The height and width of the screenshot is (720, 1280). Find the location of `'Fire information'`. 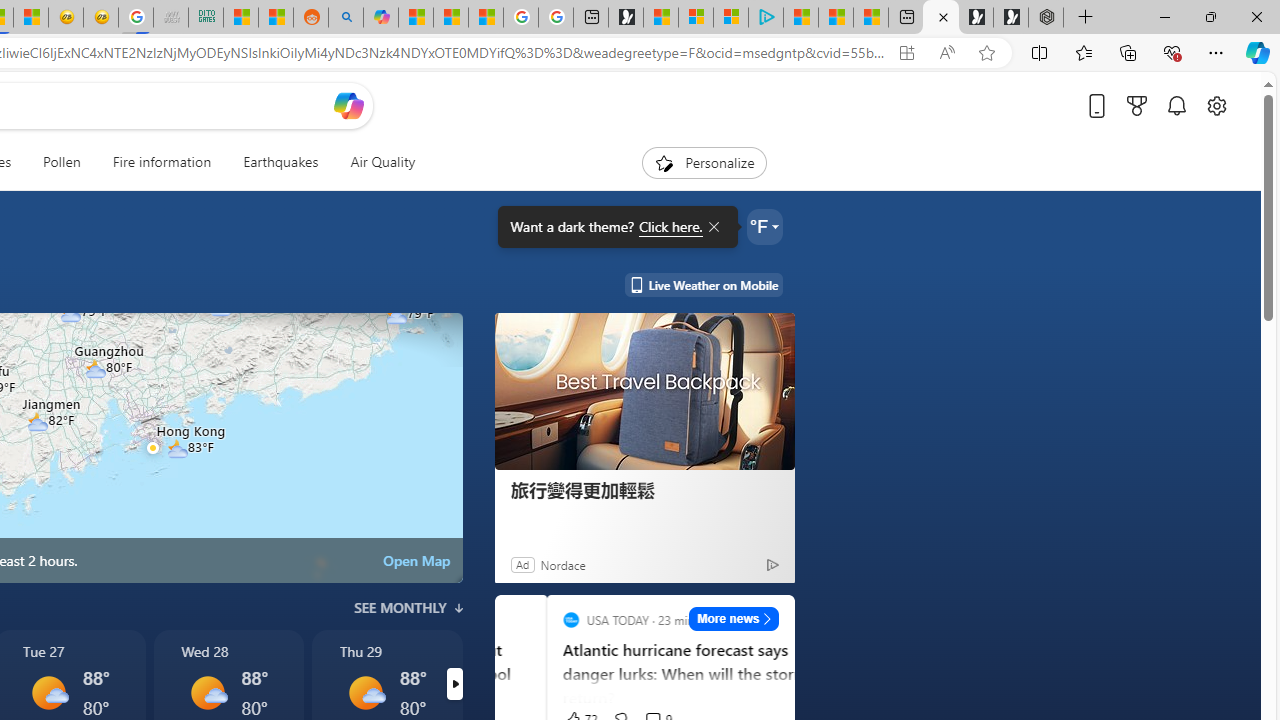

'Fire information' is located at coordinates (162, 162).